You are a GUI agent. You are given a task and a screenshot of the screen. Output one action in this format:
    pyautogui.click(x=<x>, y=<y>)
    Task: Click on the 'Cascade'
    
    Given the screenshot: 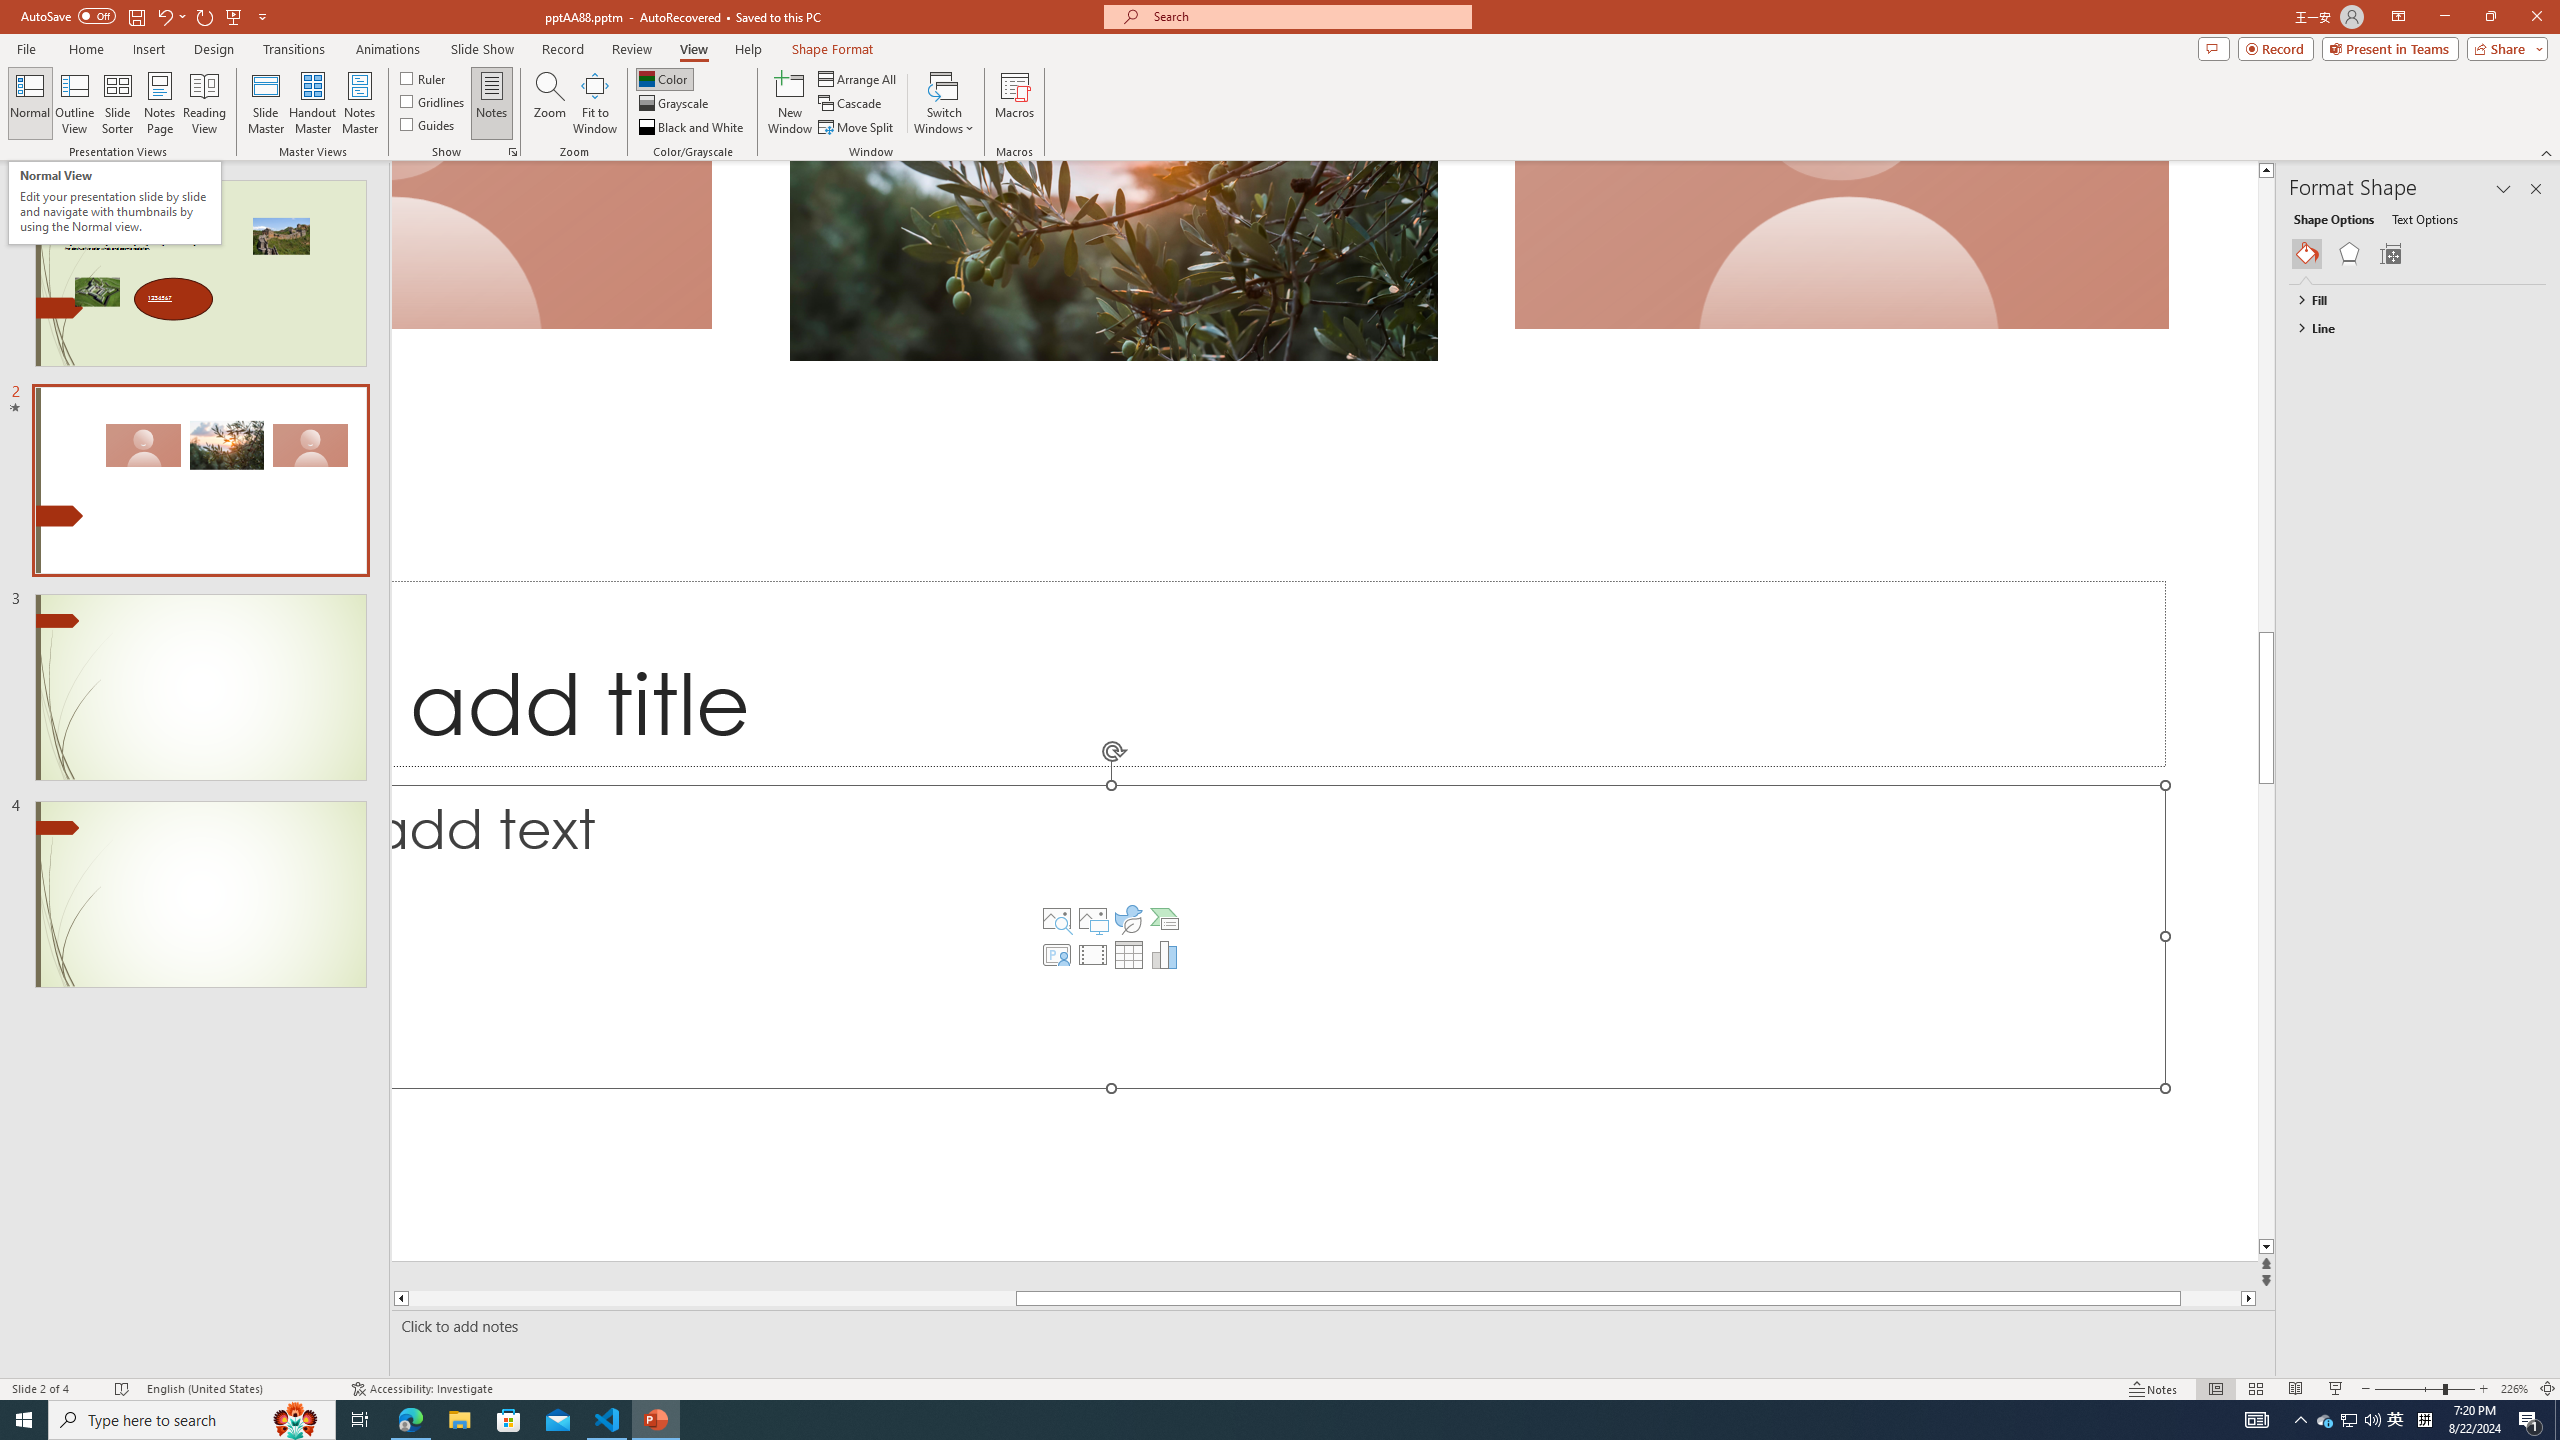 What is the action you would take?
    pyautogui.click(x=851, y=103)
    